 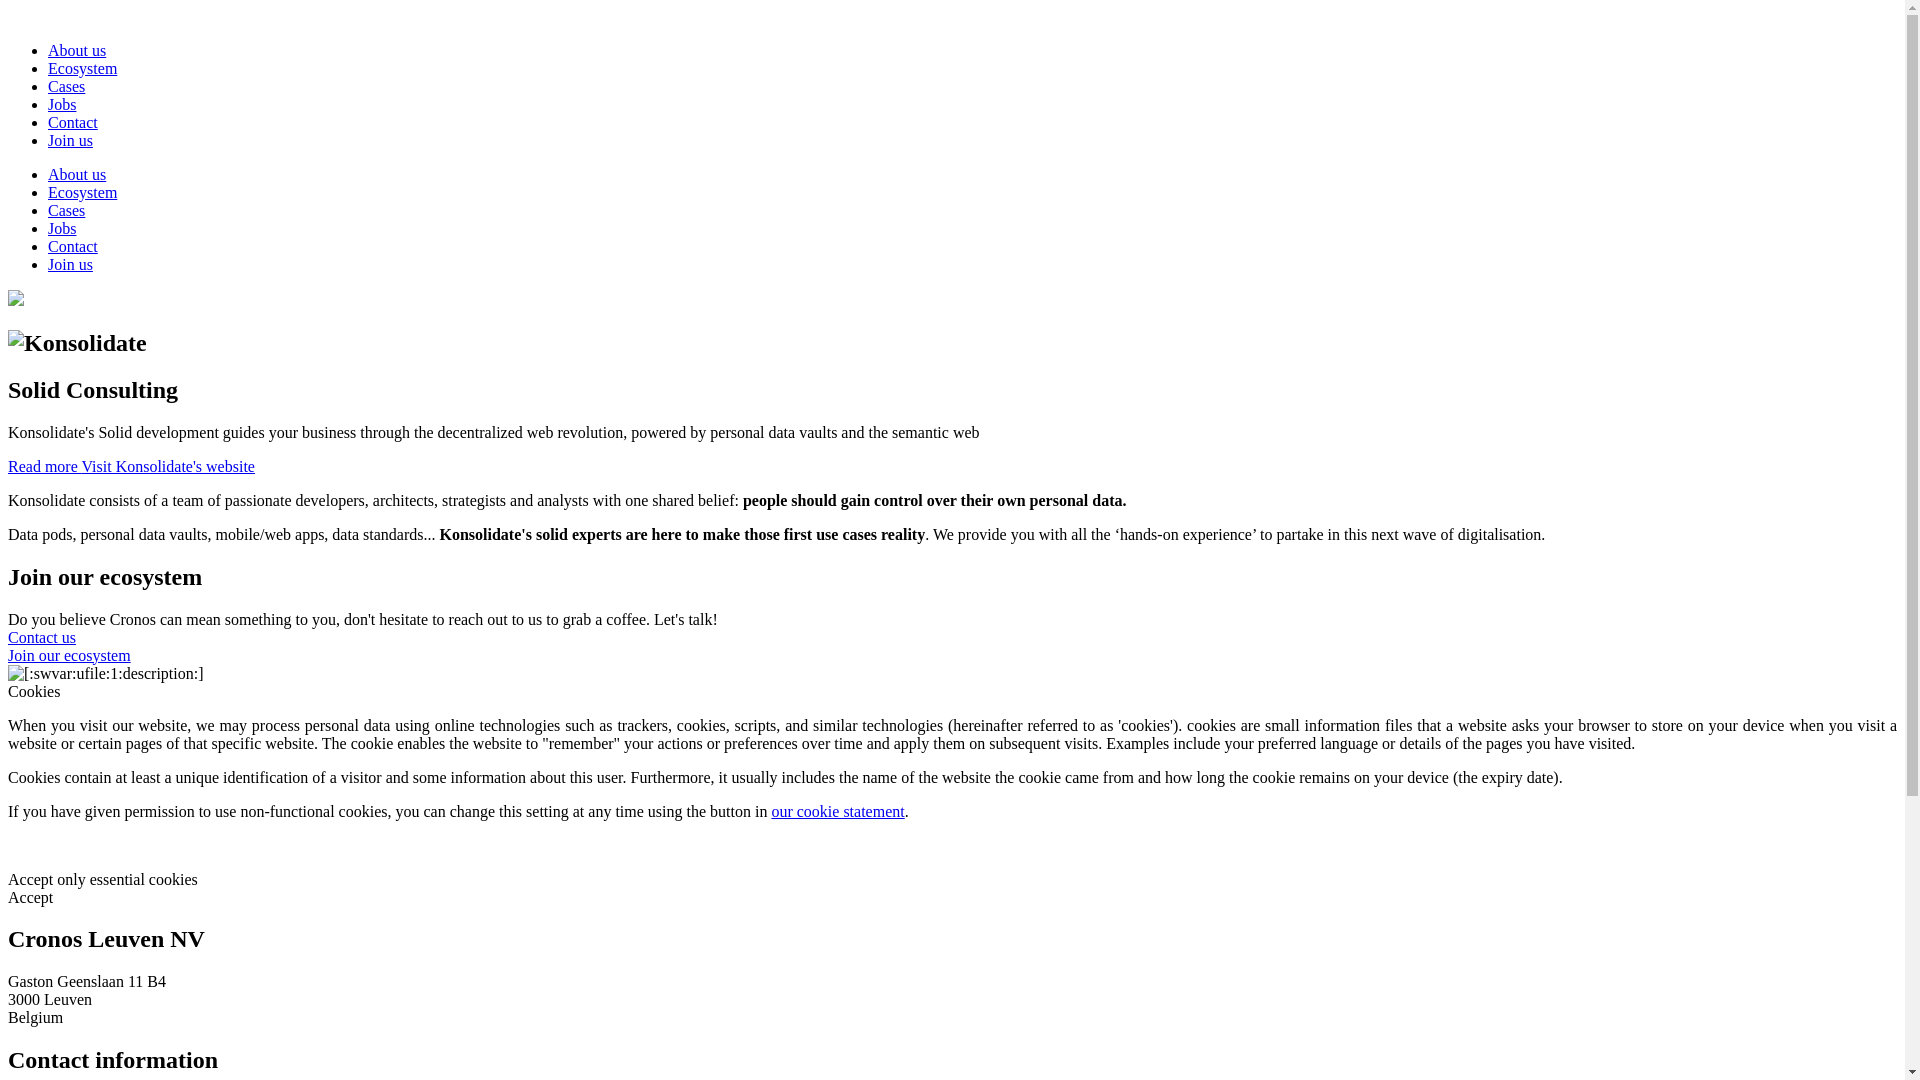 What do you see at coordinates (70, 139) in the screenshot?
I see `'Join us'` at bounding box center [70, 139].